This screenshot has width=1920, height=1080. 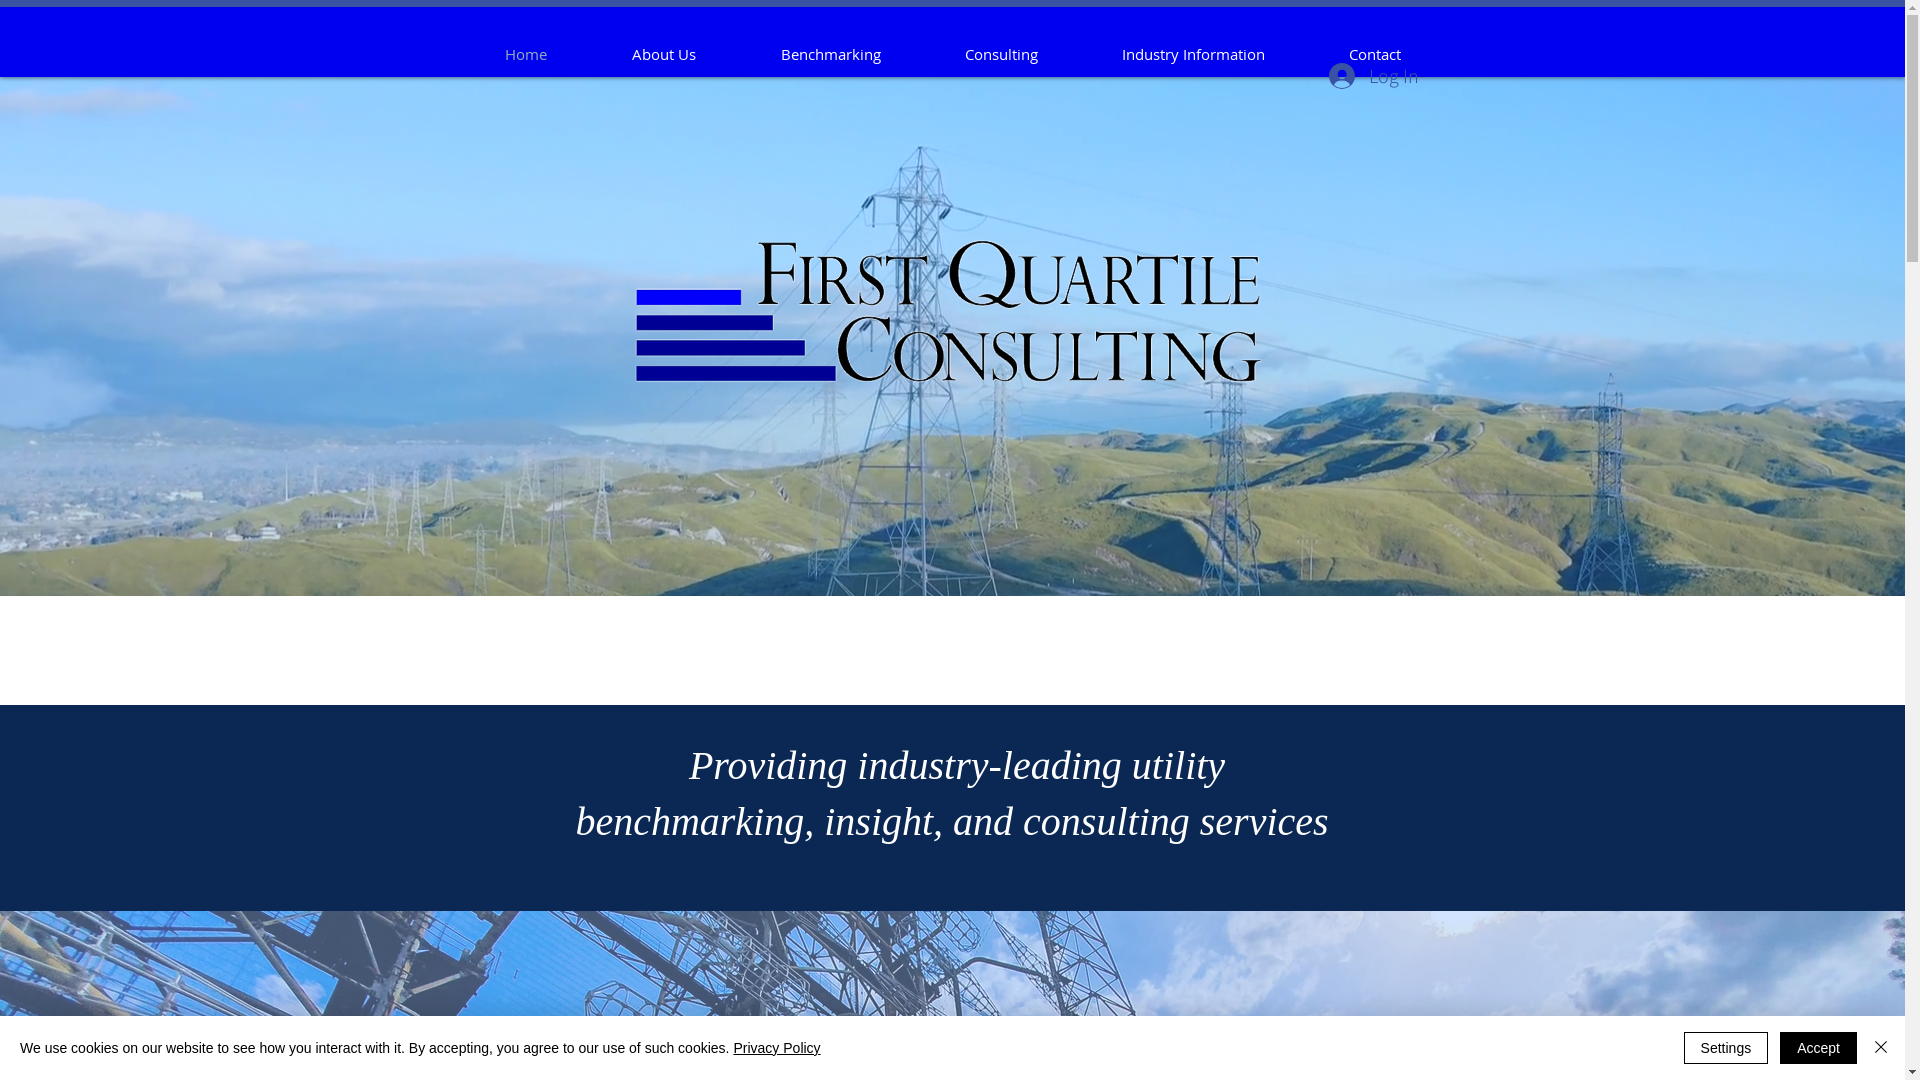 What do you see at coordinates (775, 1047) in the screenshot?
I see `'Privacy Policy'` at bounding box center [775, 1047].